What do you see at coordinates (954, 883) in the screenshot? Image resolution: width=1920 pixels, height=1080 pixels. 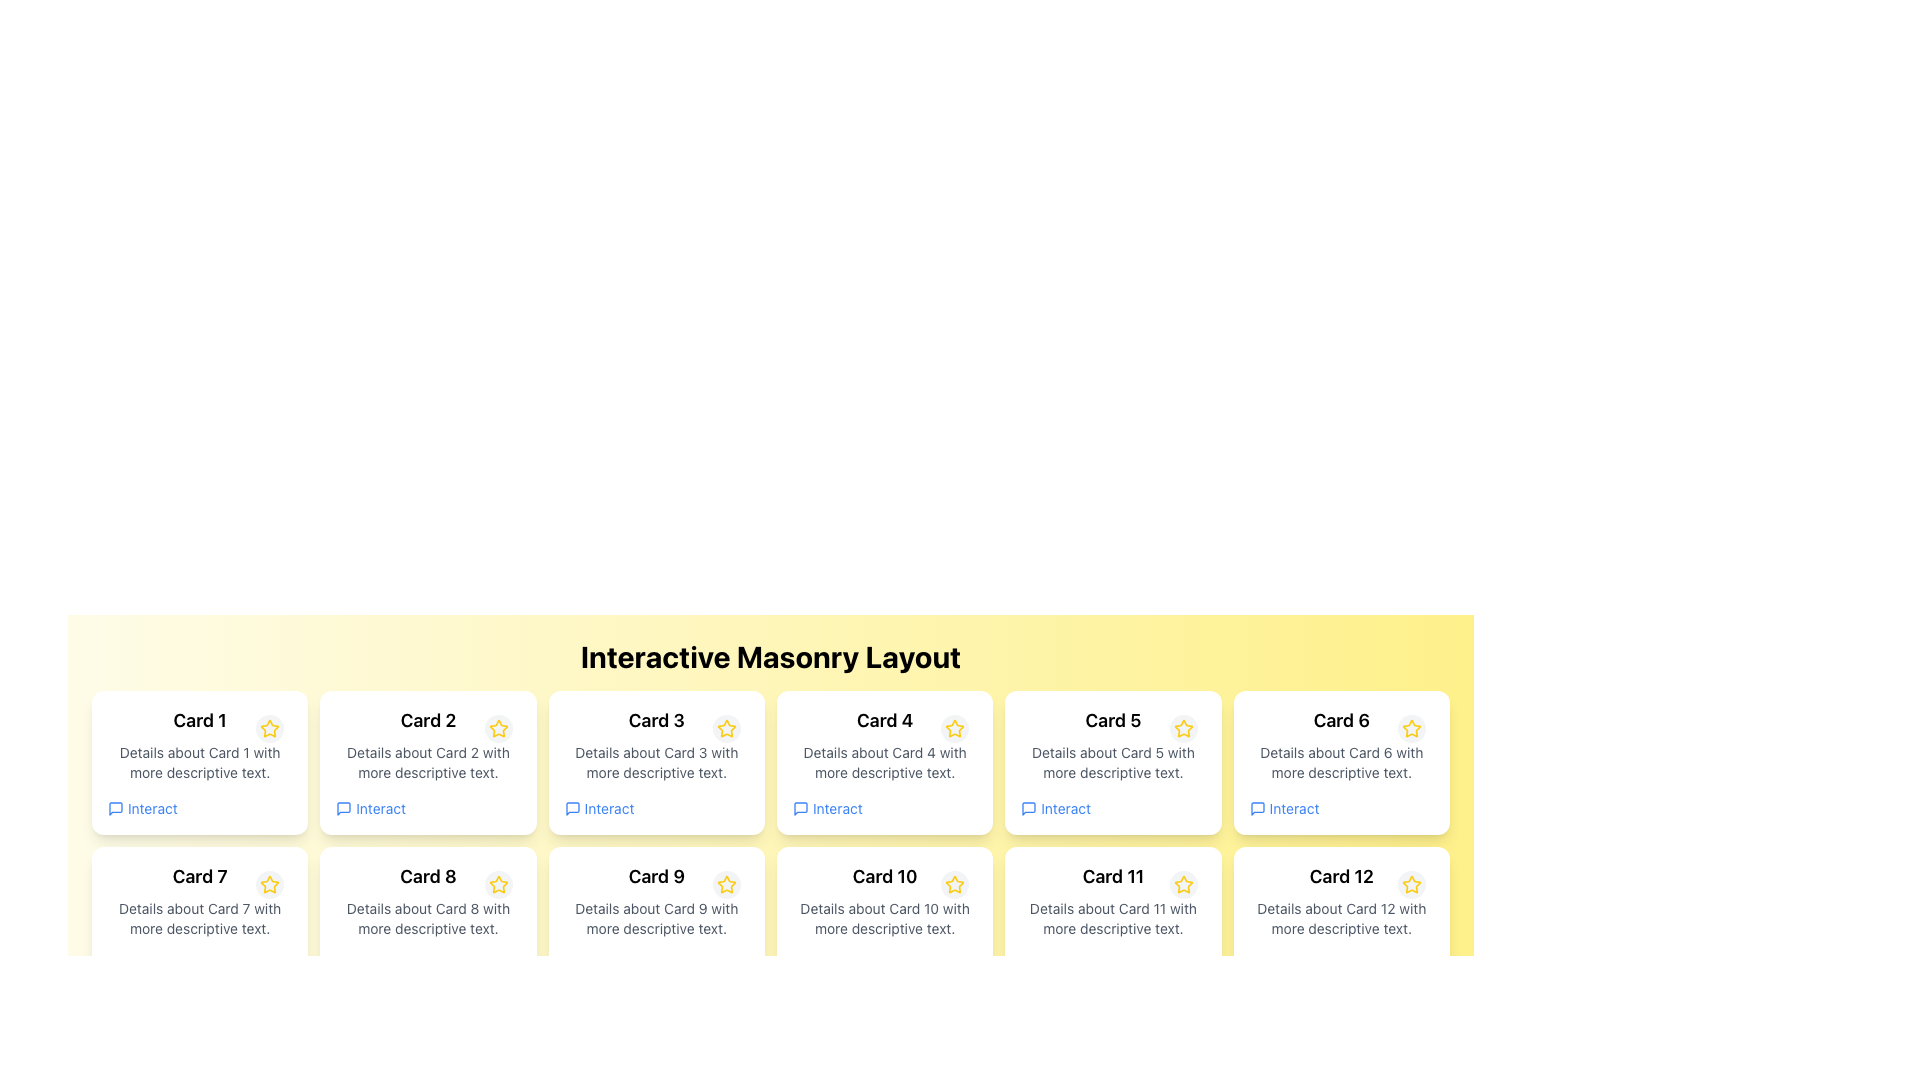 I see `the interactive button with a star icon located in the top-right corner of 'Card 10'` at bounding box center [954, 883].